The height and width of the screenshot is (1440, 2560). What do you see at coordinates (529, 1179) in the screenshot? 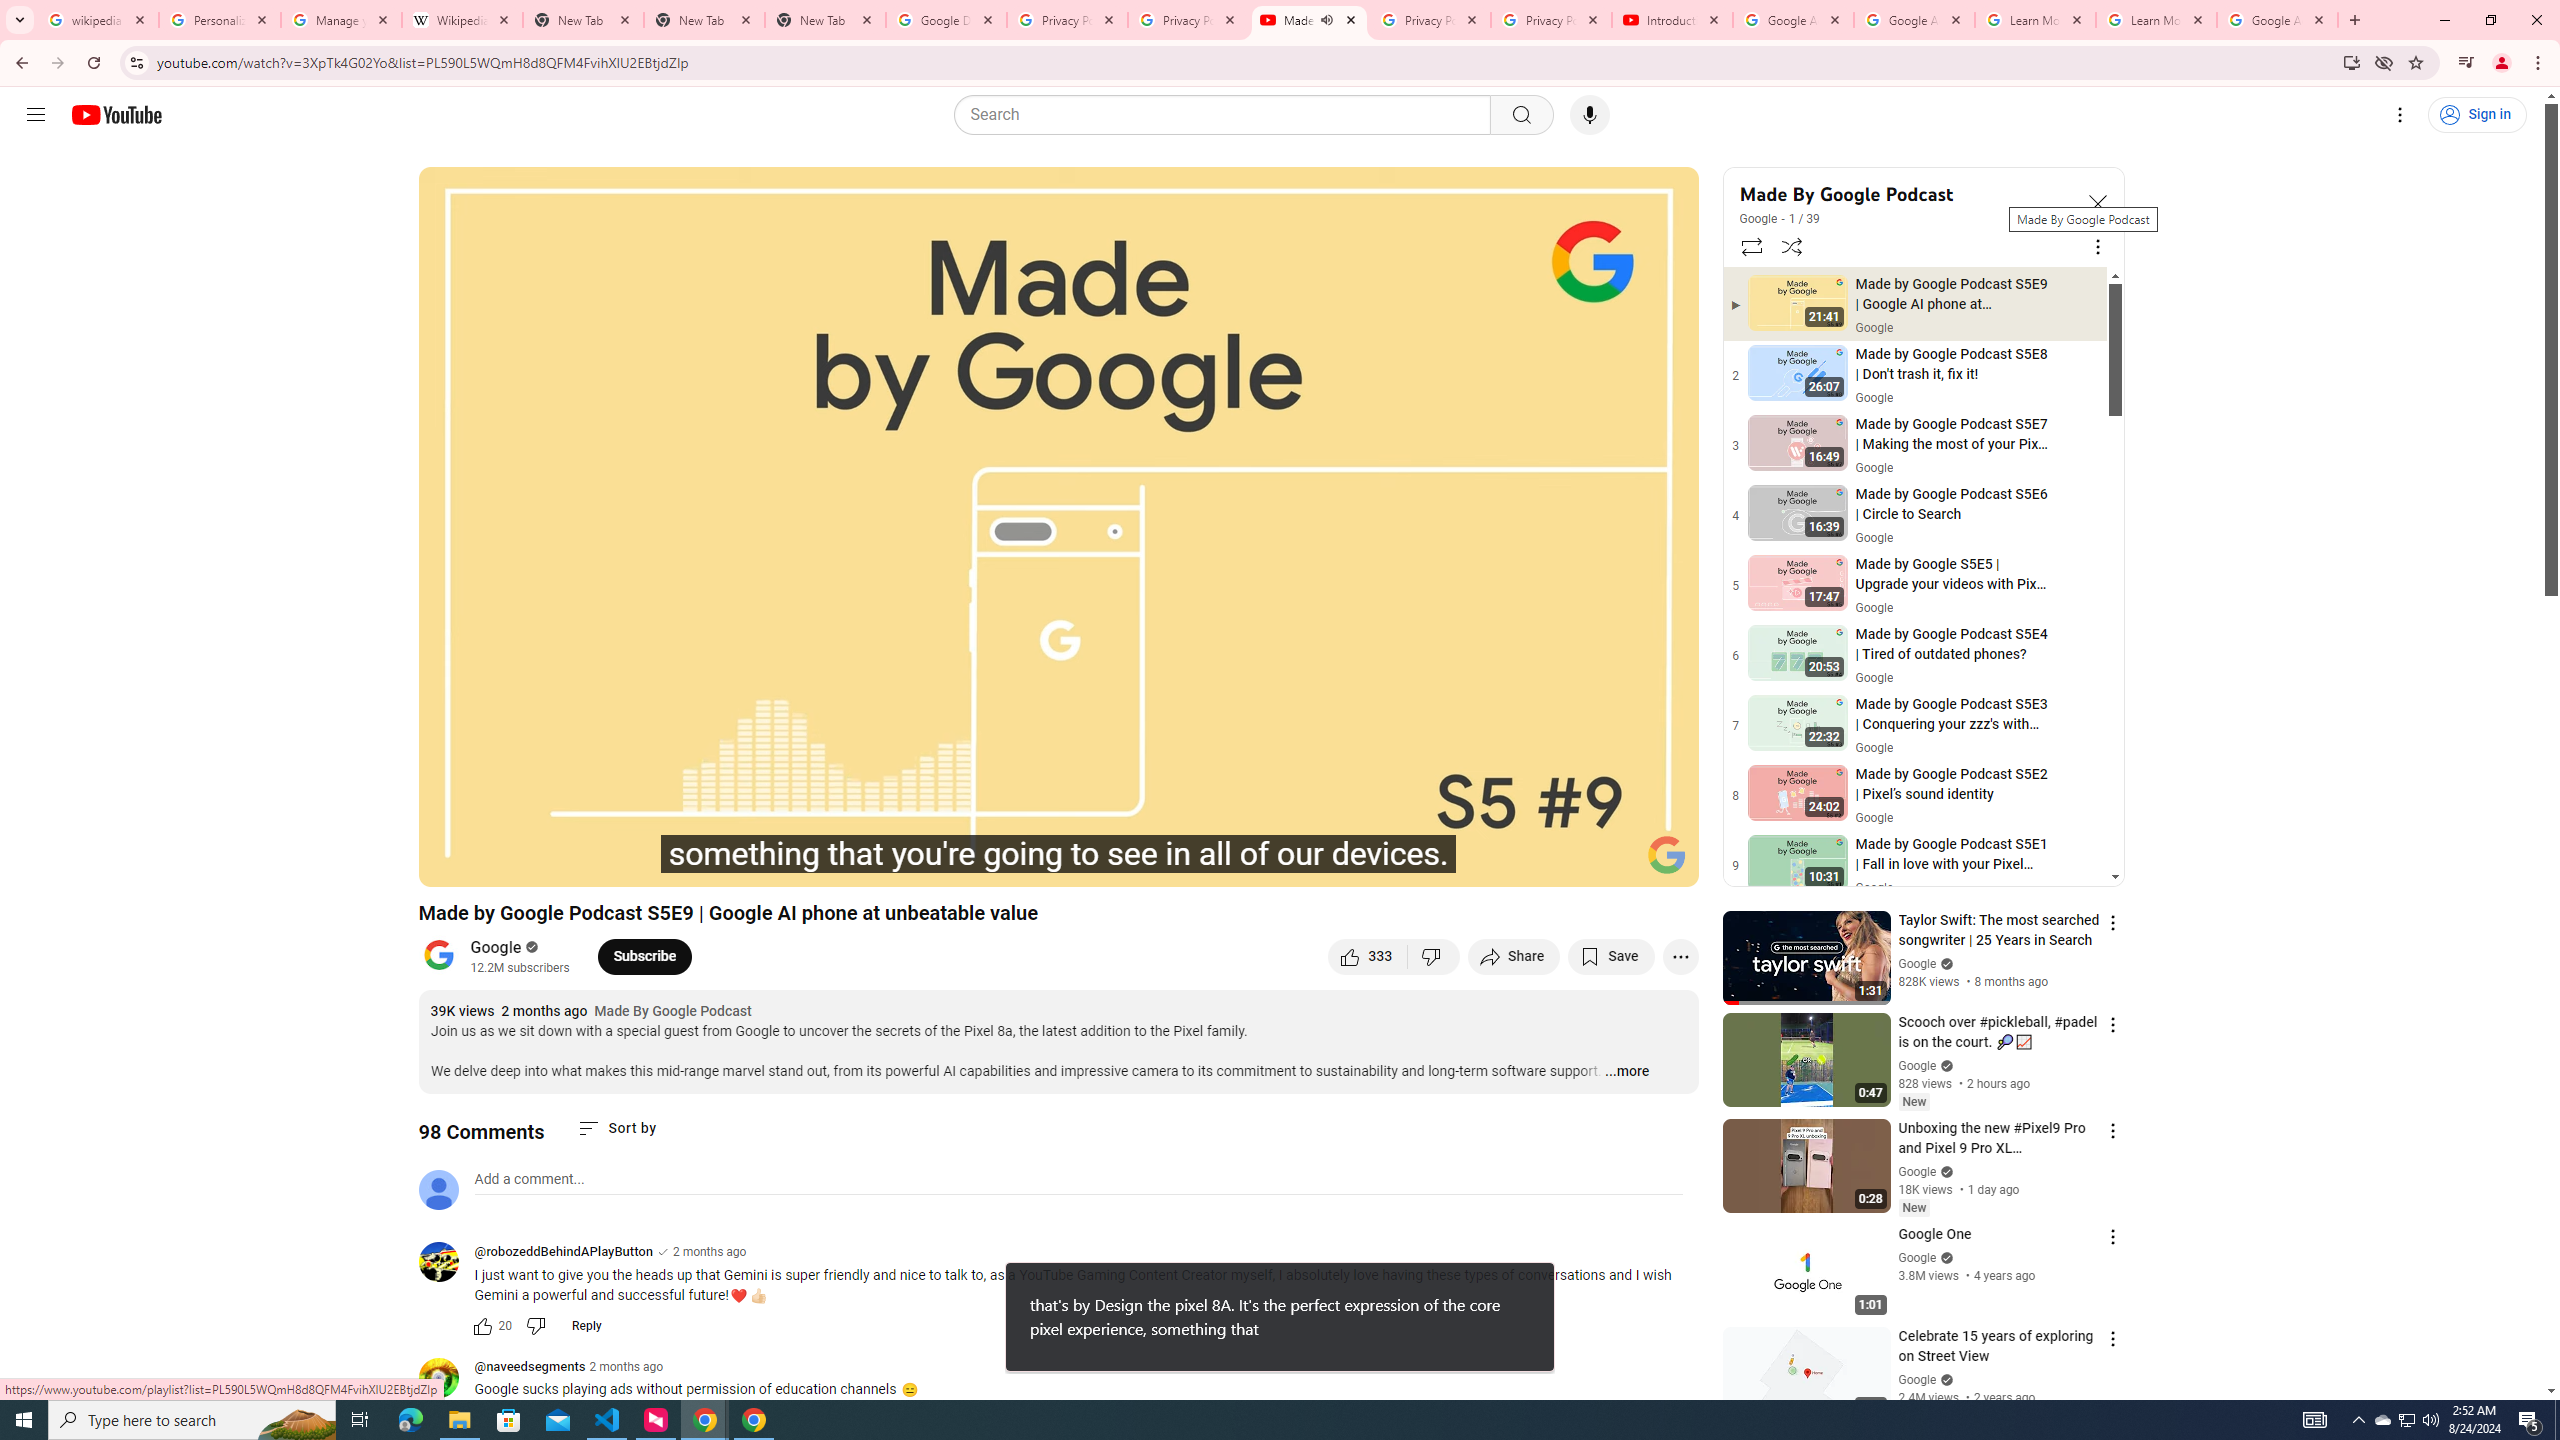
I see `'AutomationID: simplebox-placeholder'` at bounding box center [529, 1179].